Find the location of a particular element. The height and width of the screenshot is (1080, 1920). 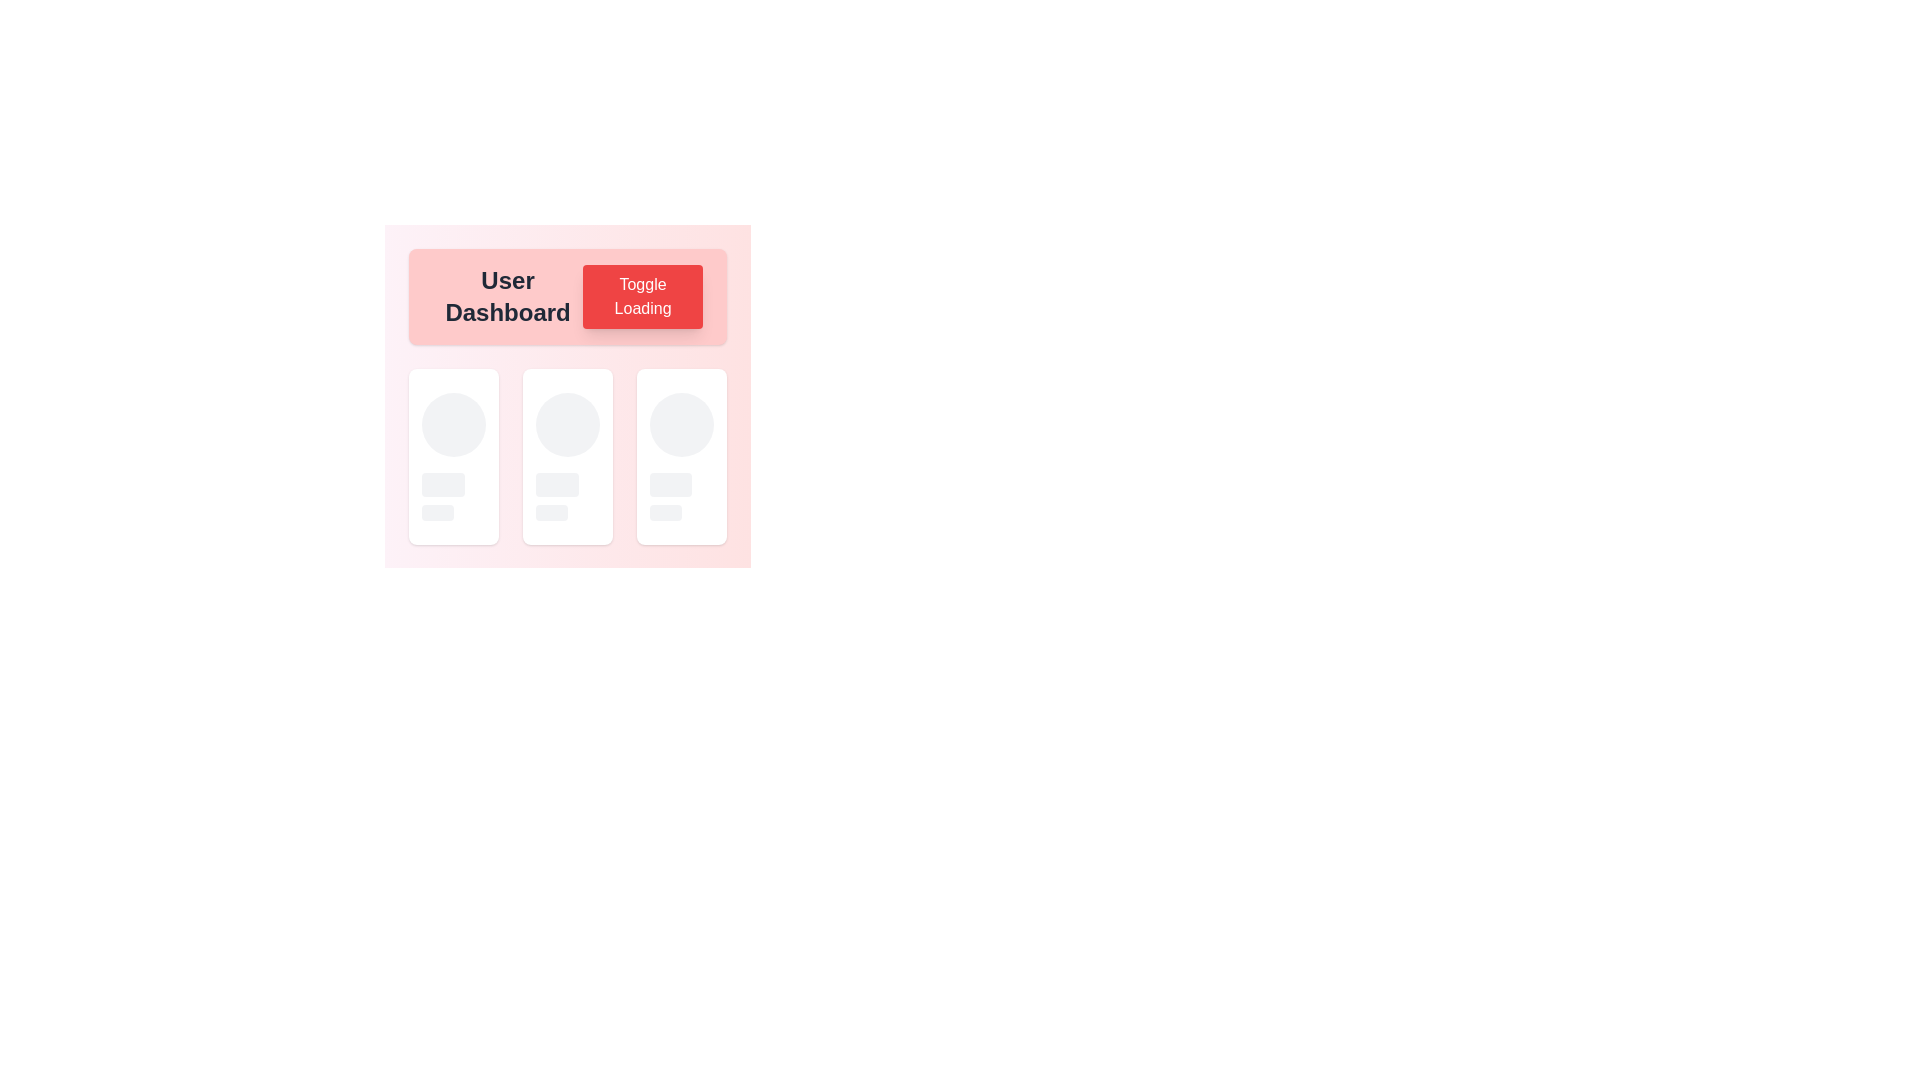

the decorative placeholder bar element, which is a gray rectangular bar with rounded corners positioned between a circular avatar and a smaller rectangular bar is located at coordinates (442, 485).